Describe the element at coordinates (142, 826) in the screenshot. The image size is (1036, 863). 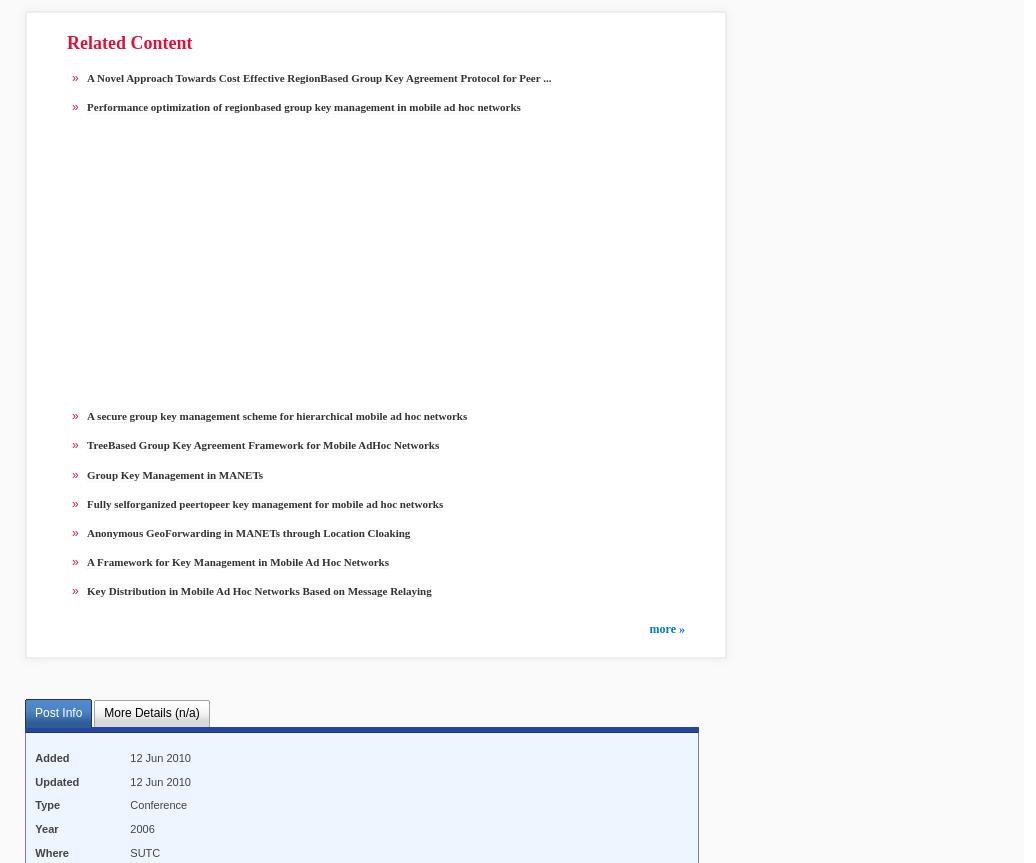
I see `'2006'` at that location.